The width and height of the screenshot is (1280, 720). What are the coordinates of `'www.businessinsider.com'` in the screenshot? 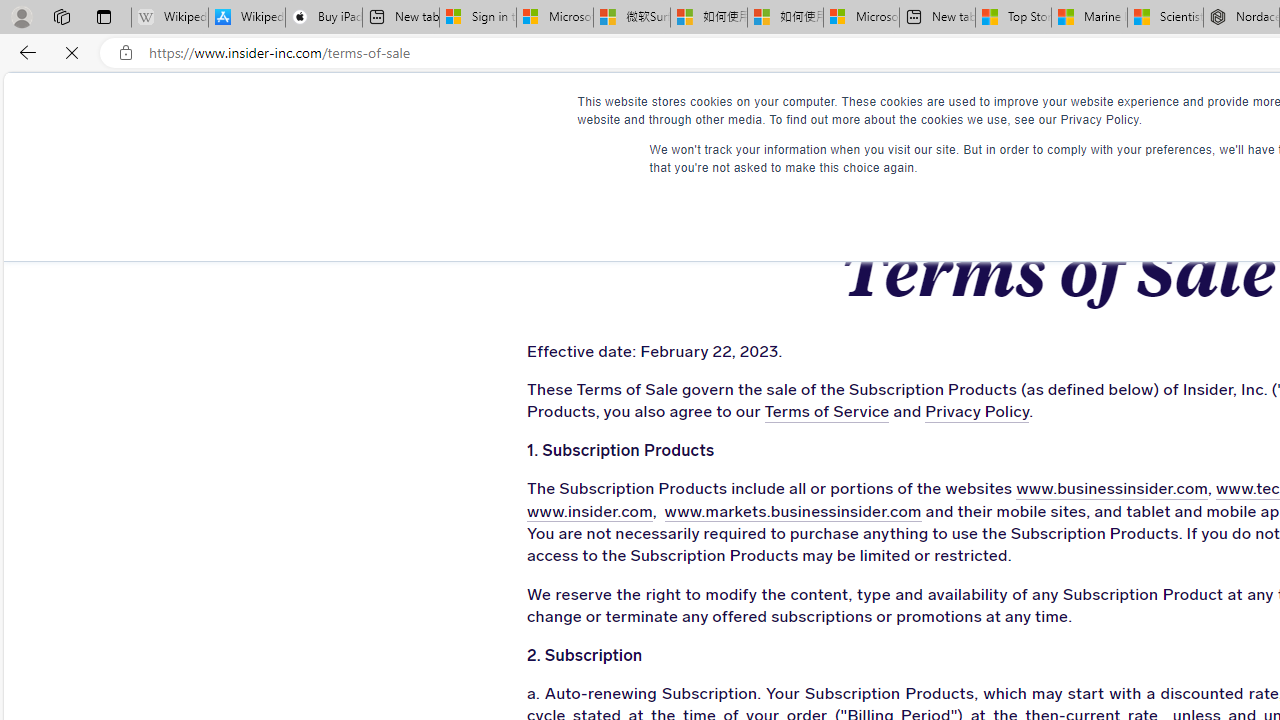 It's located at (1052, 489).